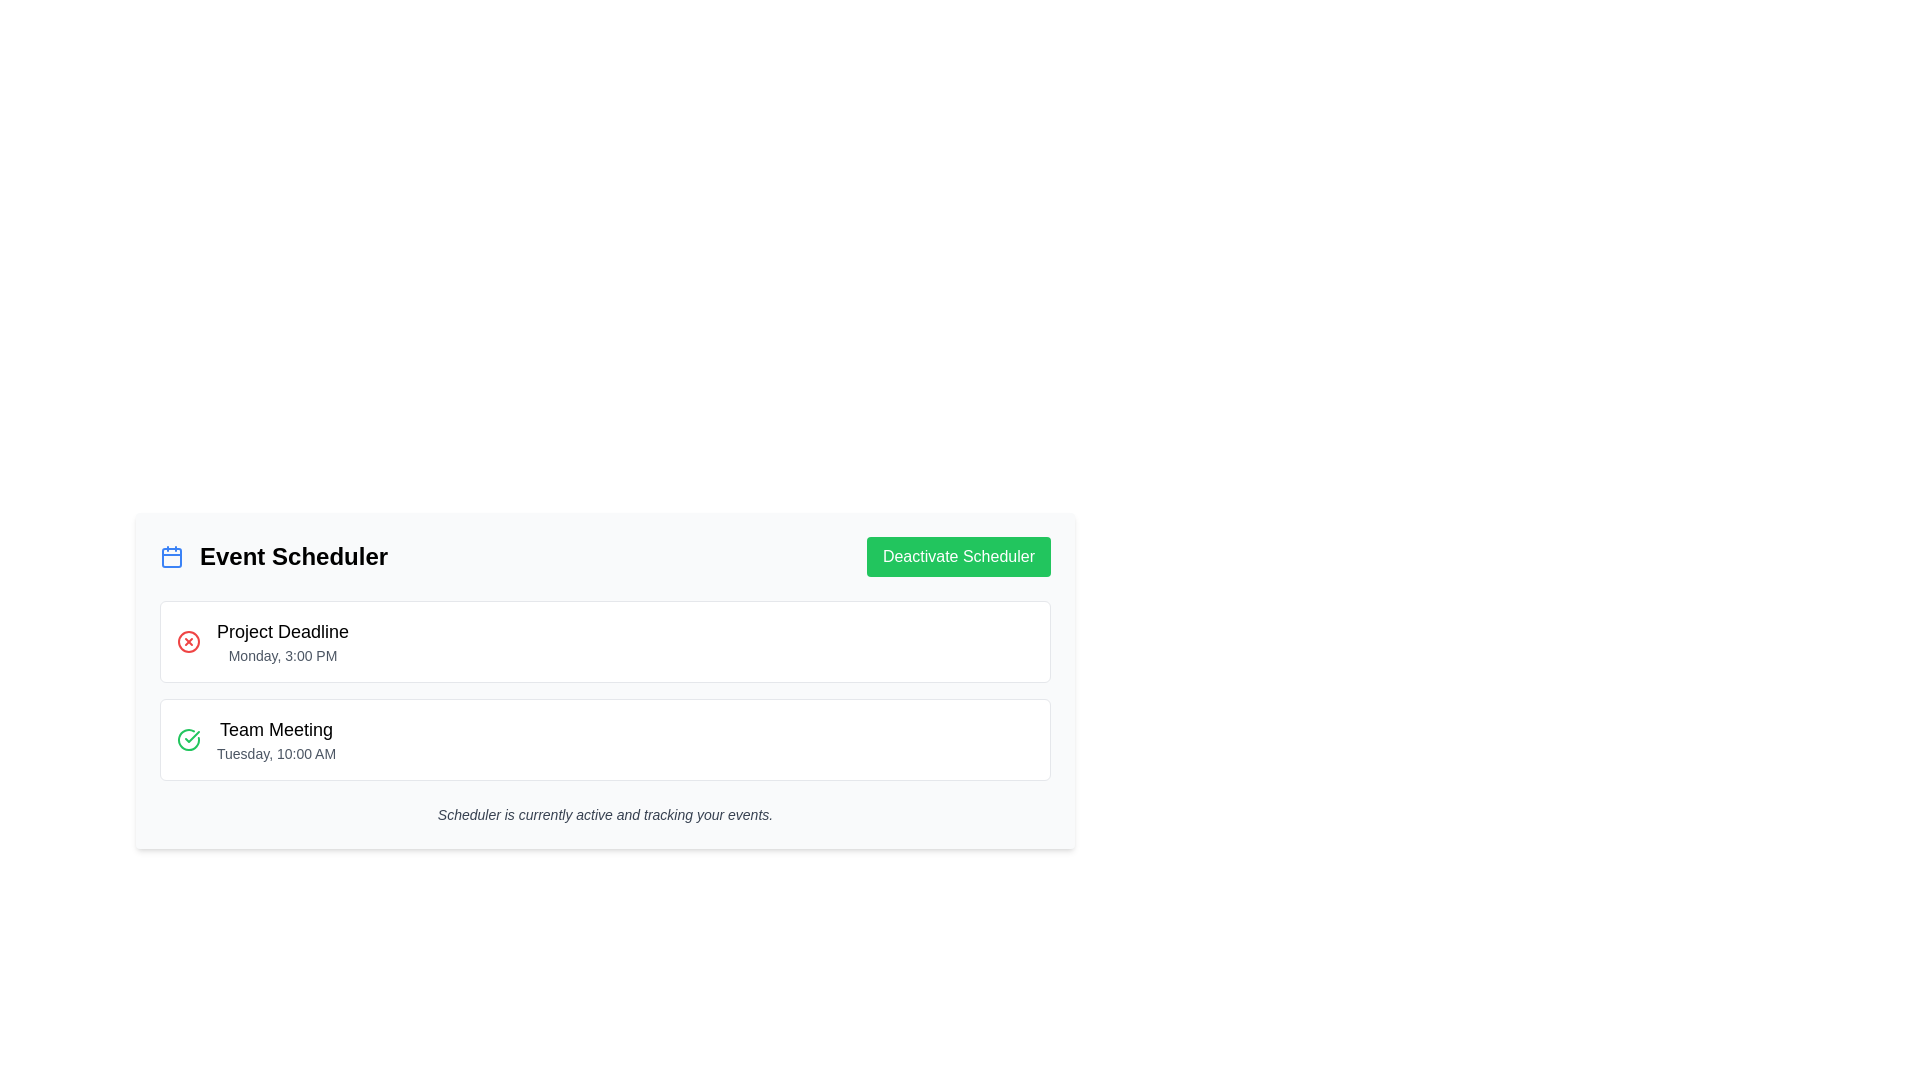  What do you see at coordinates (188, 641) in the screenshot?
I see `the cancellation/error icon located to the left of the 'Project Deadline' heading` at bounding box center [188, 641].